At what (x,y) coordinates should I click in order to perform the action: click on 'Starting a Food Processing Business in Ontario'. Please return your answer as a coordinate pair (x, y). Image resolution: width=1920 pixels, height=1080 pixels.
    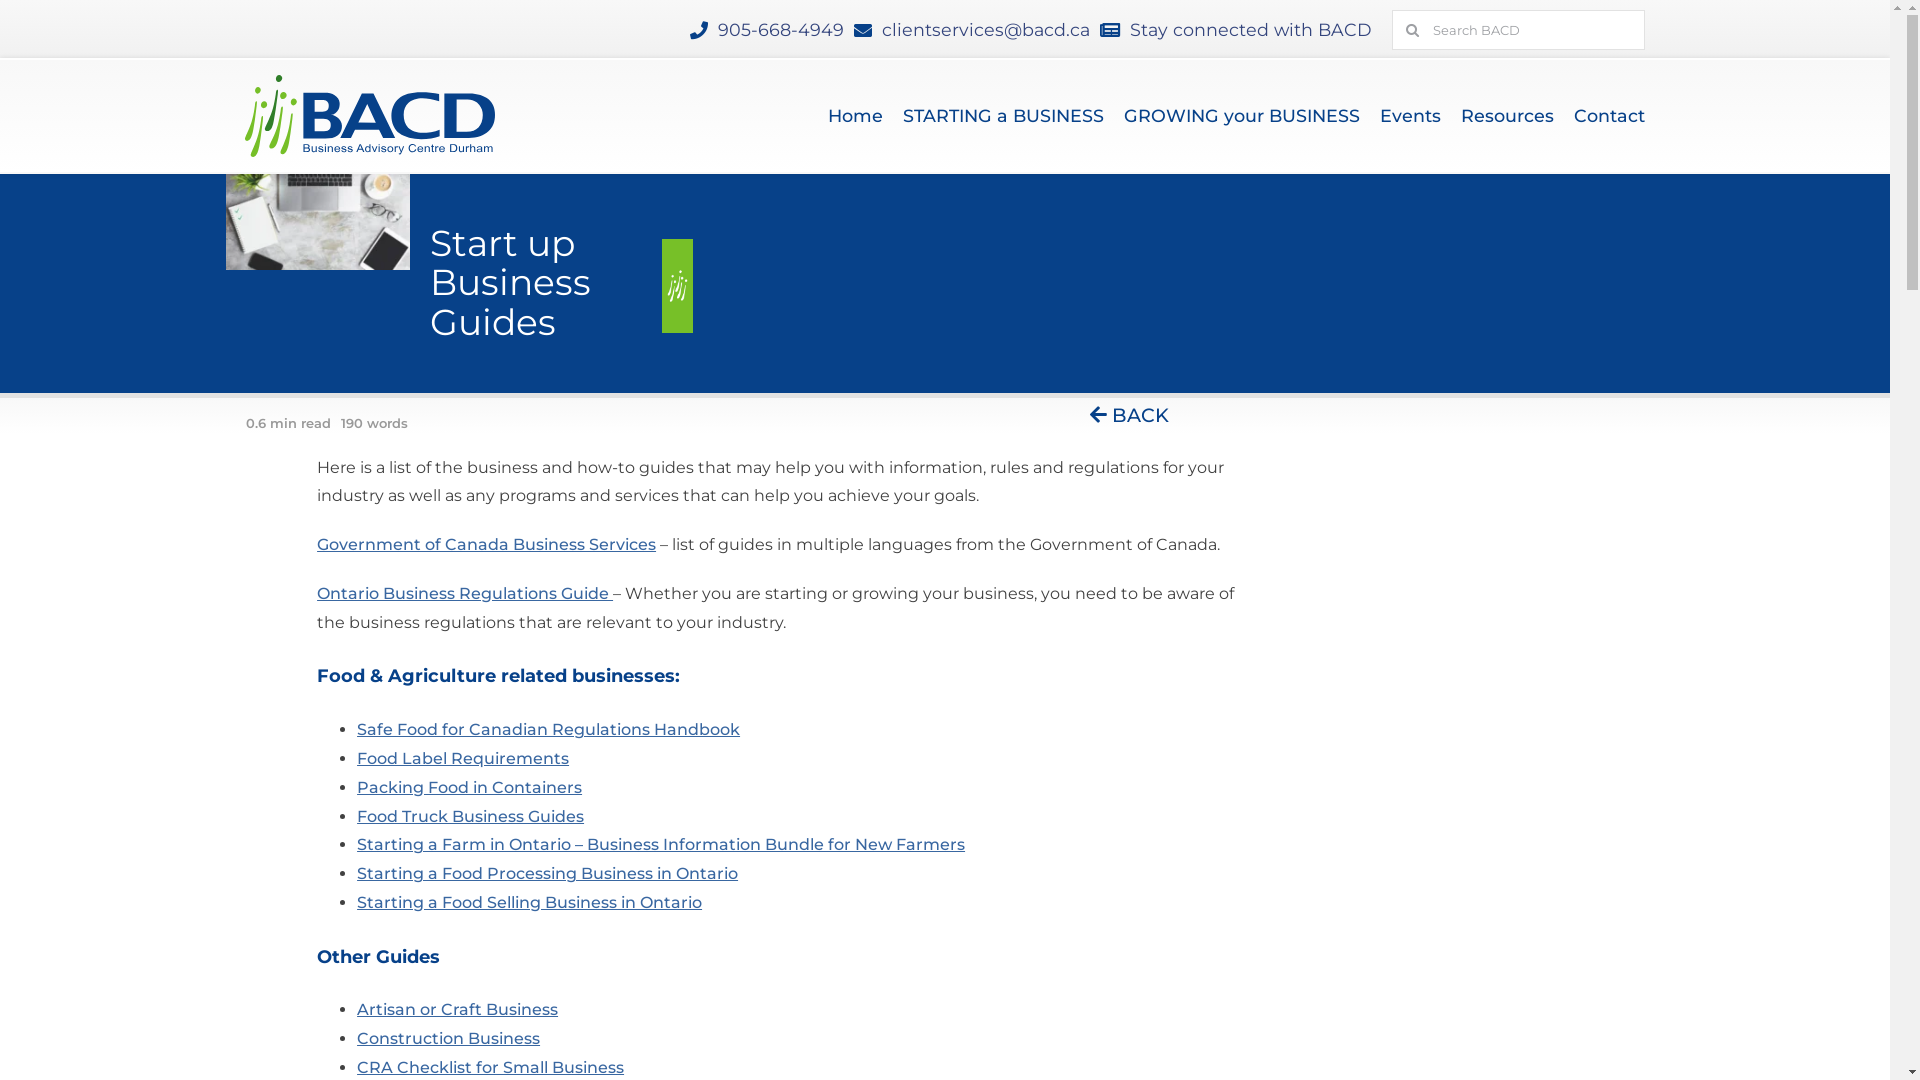
    Looking at the image, I should click on (547, 872).